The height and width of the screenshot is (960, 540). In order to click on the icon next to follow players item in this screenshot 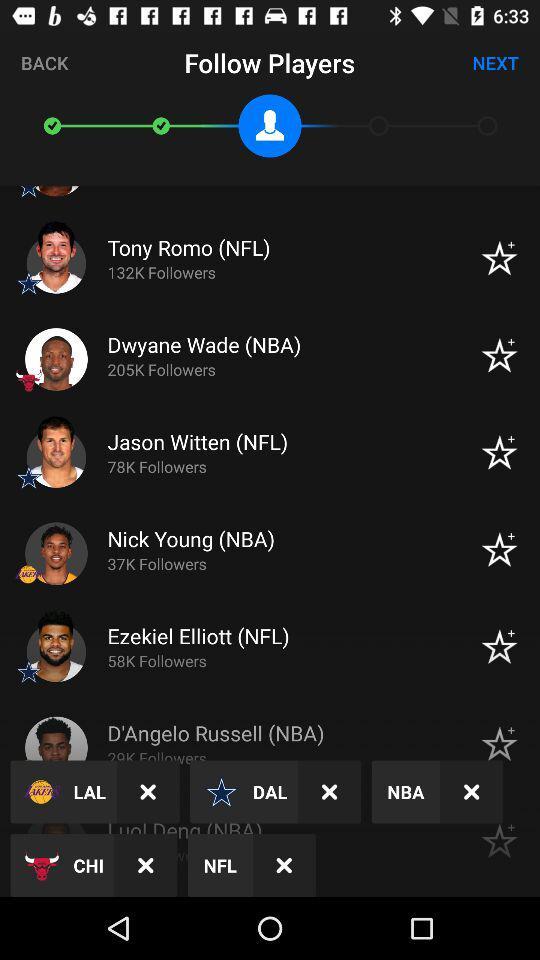, I will do `click(44, 62)`.